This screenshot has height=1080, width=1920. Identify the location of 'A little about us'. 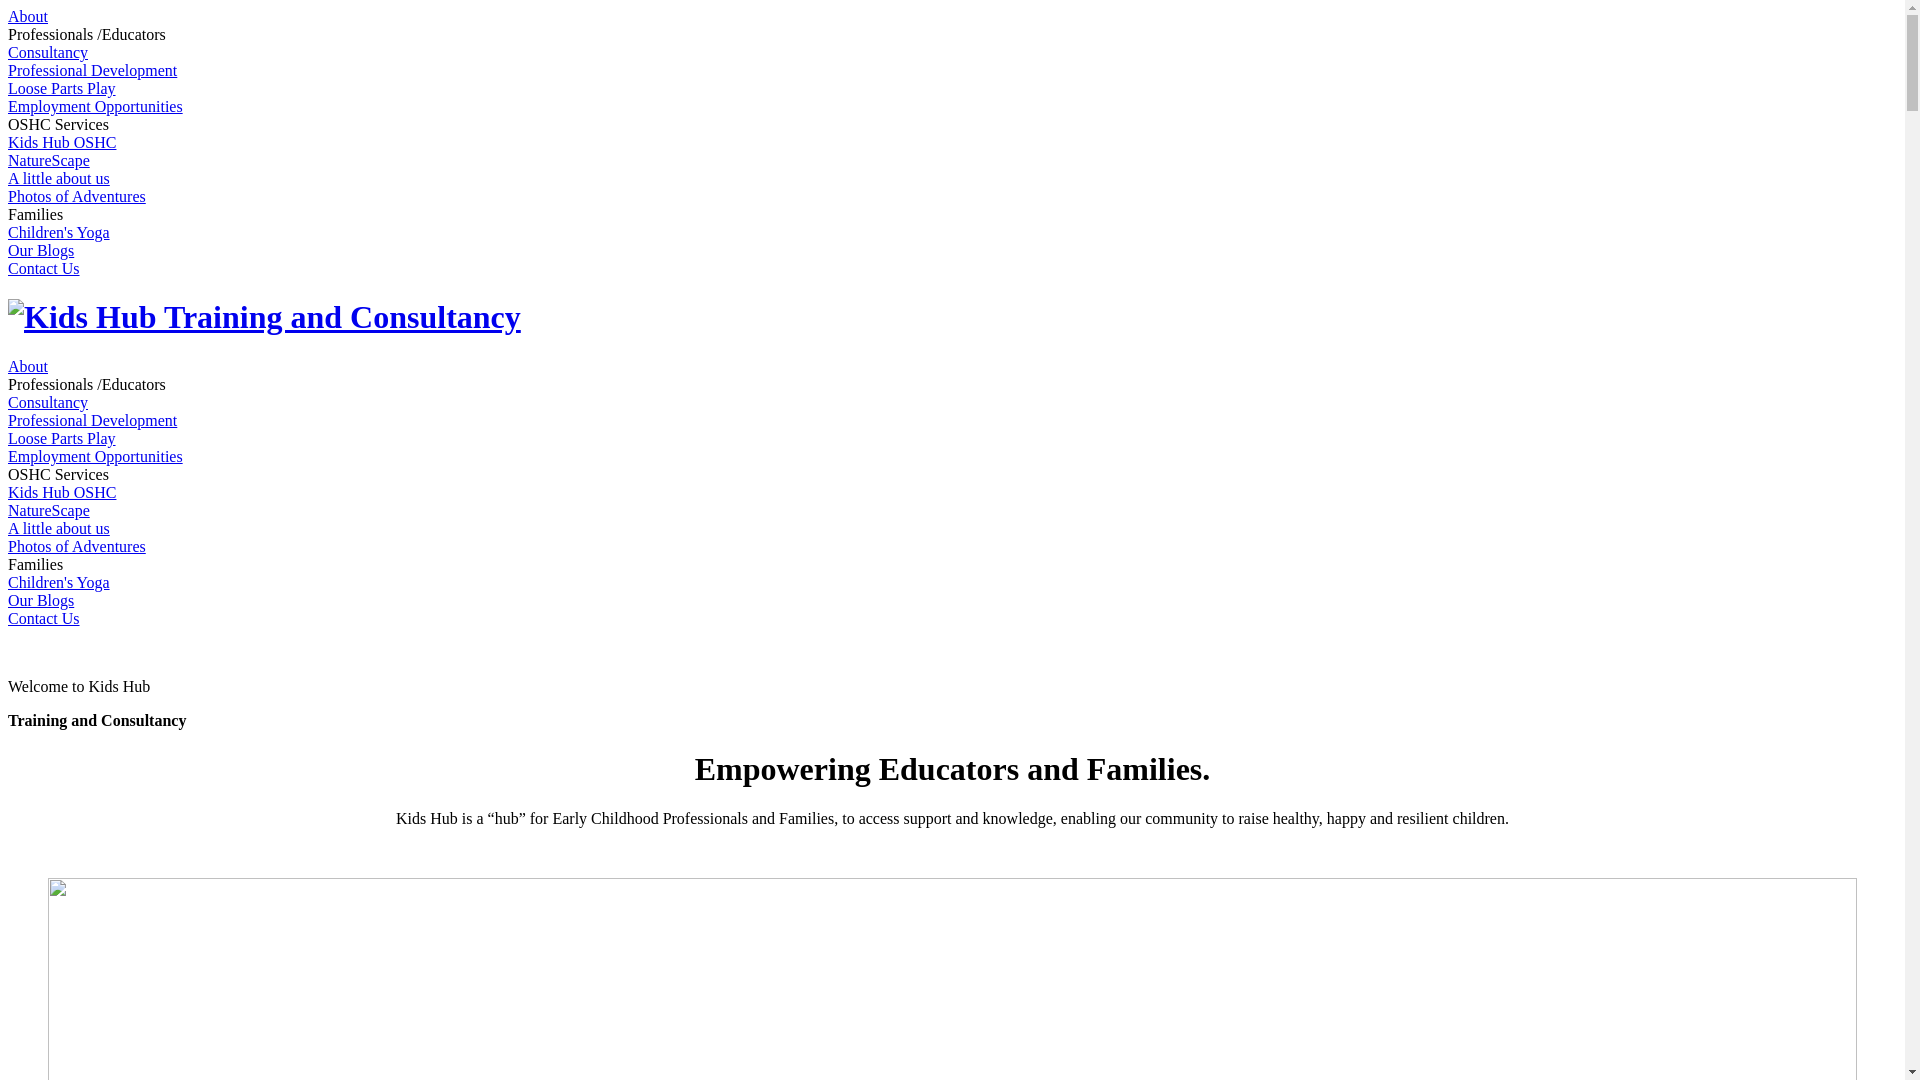
(58, 527).